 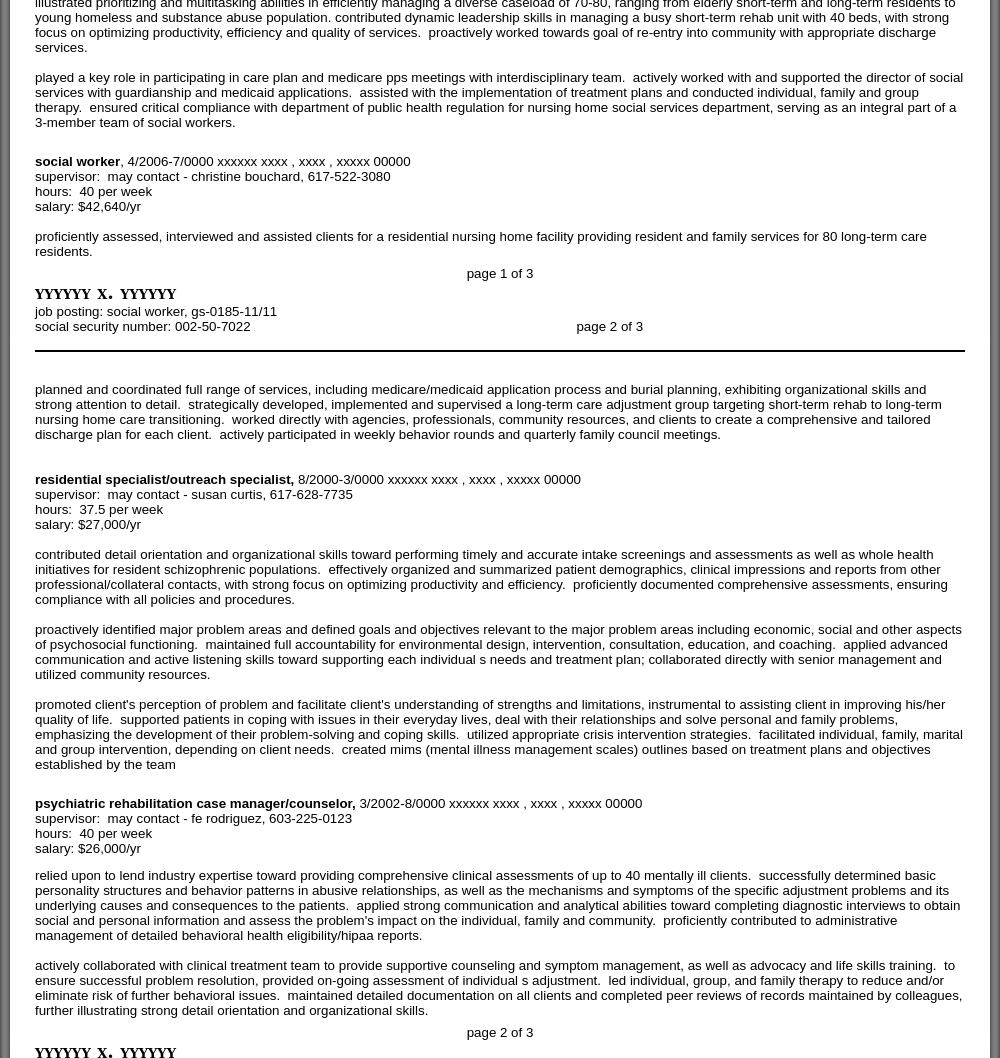 I want to click on 'planned
and coordinated full range of services, including medicare/medicaid application
process and burial planning, exhibiting organizational skills and strong
attention to detail.  strategically developed, implemented and supervised a
long-term care adjustment group targeting short-term rehab to long-term nursing
home care transitioning.  worked directly with agencies, professionals,
community resources, and clients to create a comprehensive and tailored discharge
plan for each client.  actively participated in weekly behavior rounds and
quarterly family council meetings.', so click(x=487, y=411).